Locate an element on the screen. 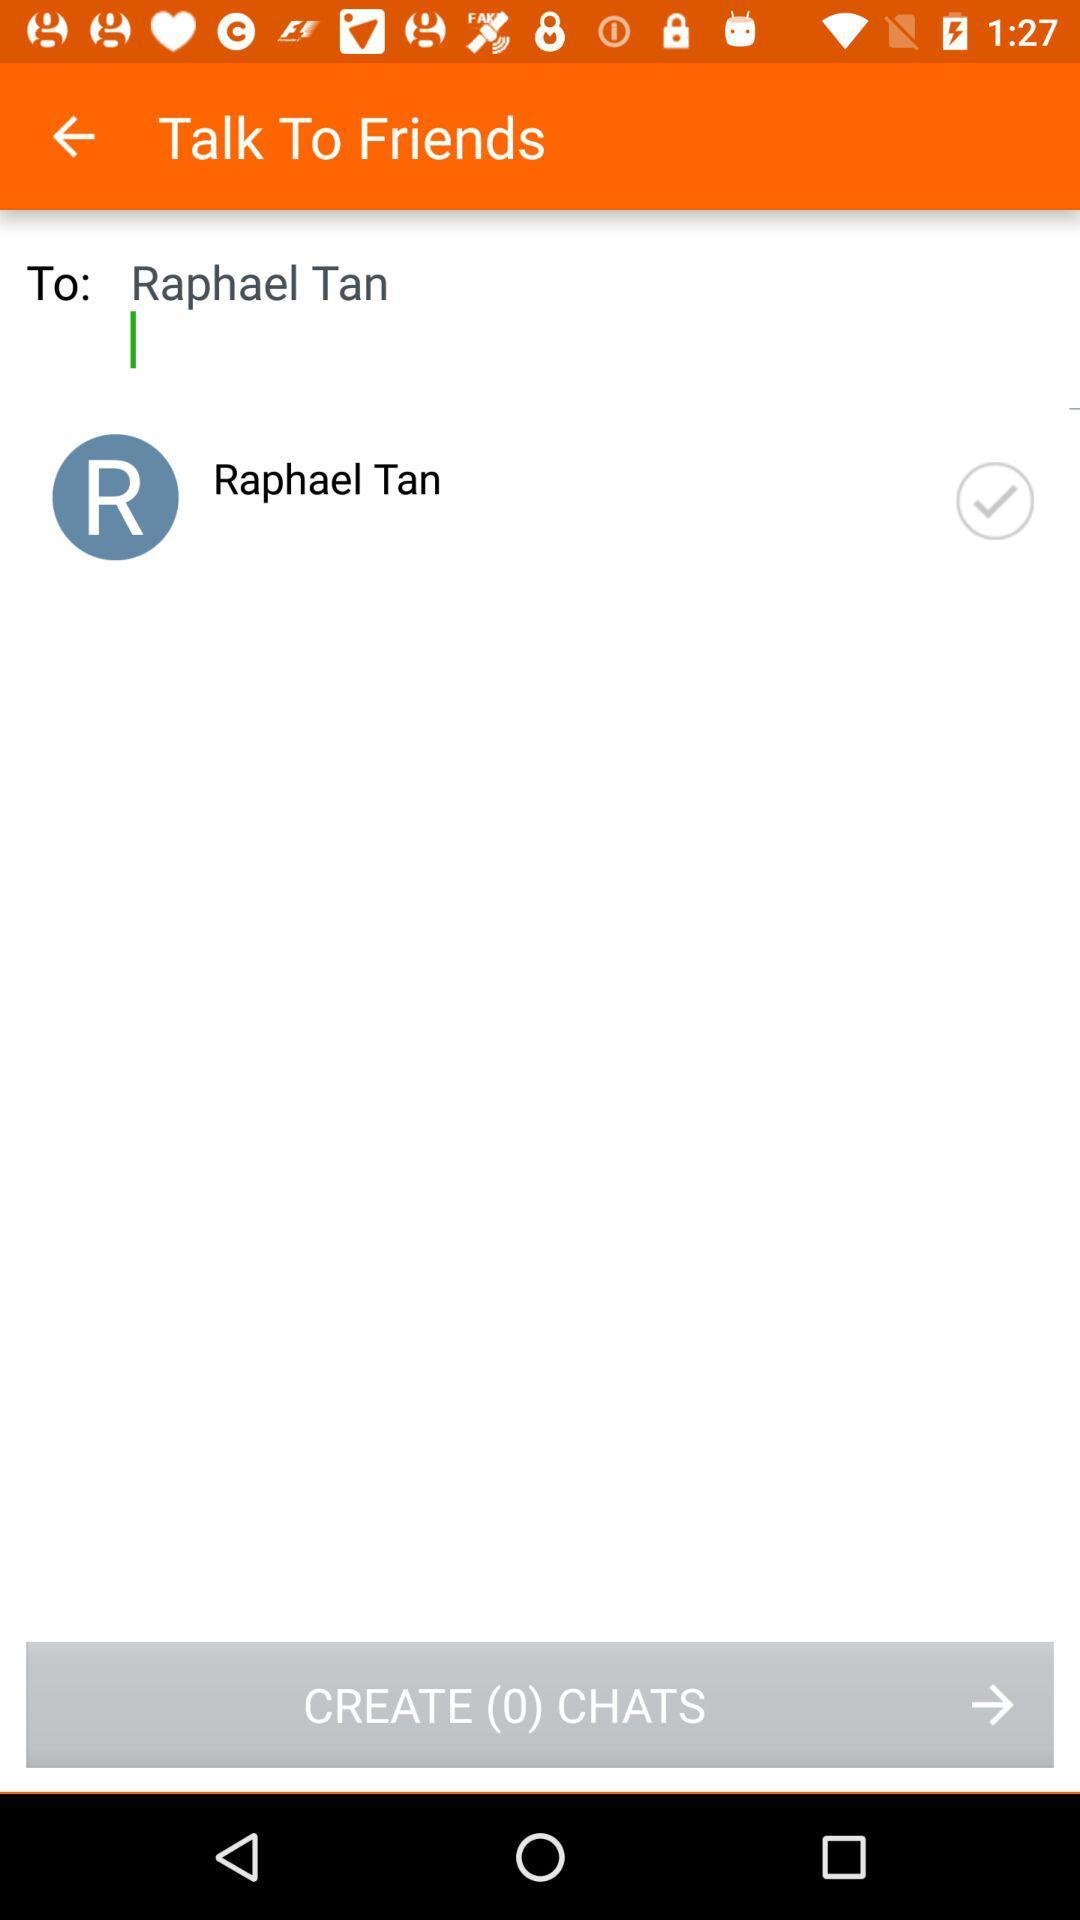 This screenshot has width=1080, height=1920. icon next to talk to friends is located at coordinates (99, 135).